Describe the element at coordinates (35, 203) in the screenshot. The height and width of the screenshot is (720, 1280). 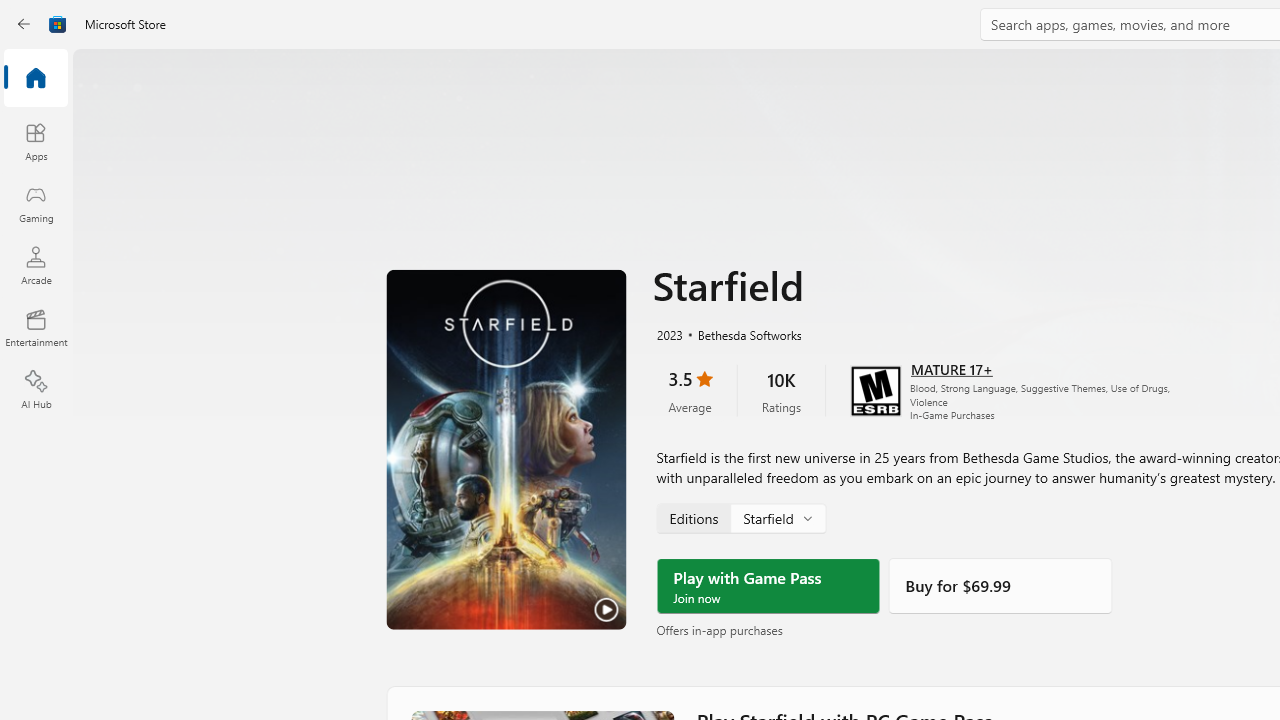
I see `'Gaming'` at that location.